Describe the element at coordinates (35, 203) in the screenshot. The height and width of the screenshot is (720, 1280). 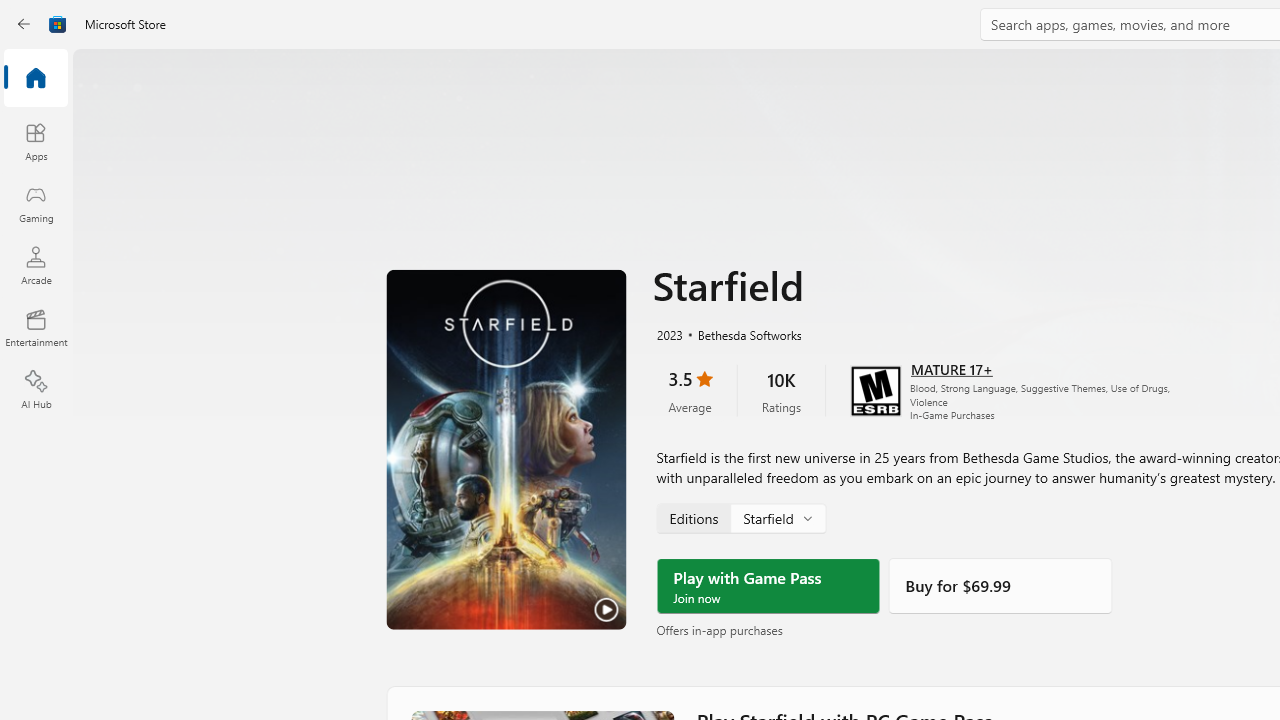
I see `'Gaming'` at that location.